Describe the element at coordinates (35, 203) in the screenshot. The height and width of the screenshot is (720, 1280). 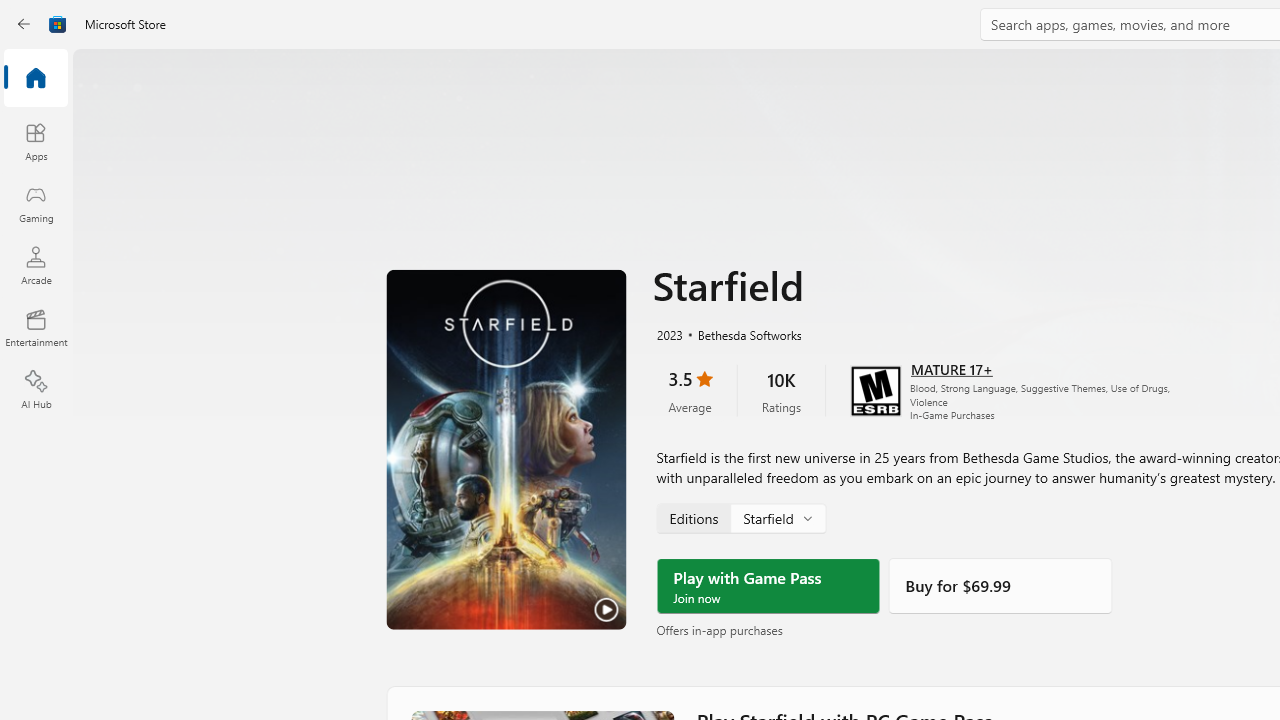
I see `'Gaming'` at that location.